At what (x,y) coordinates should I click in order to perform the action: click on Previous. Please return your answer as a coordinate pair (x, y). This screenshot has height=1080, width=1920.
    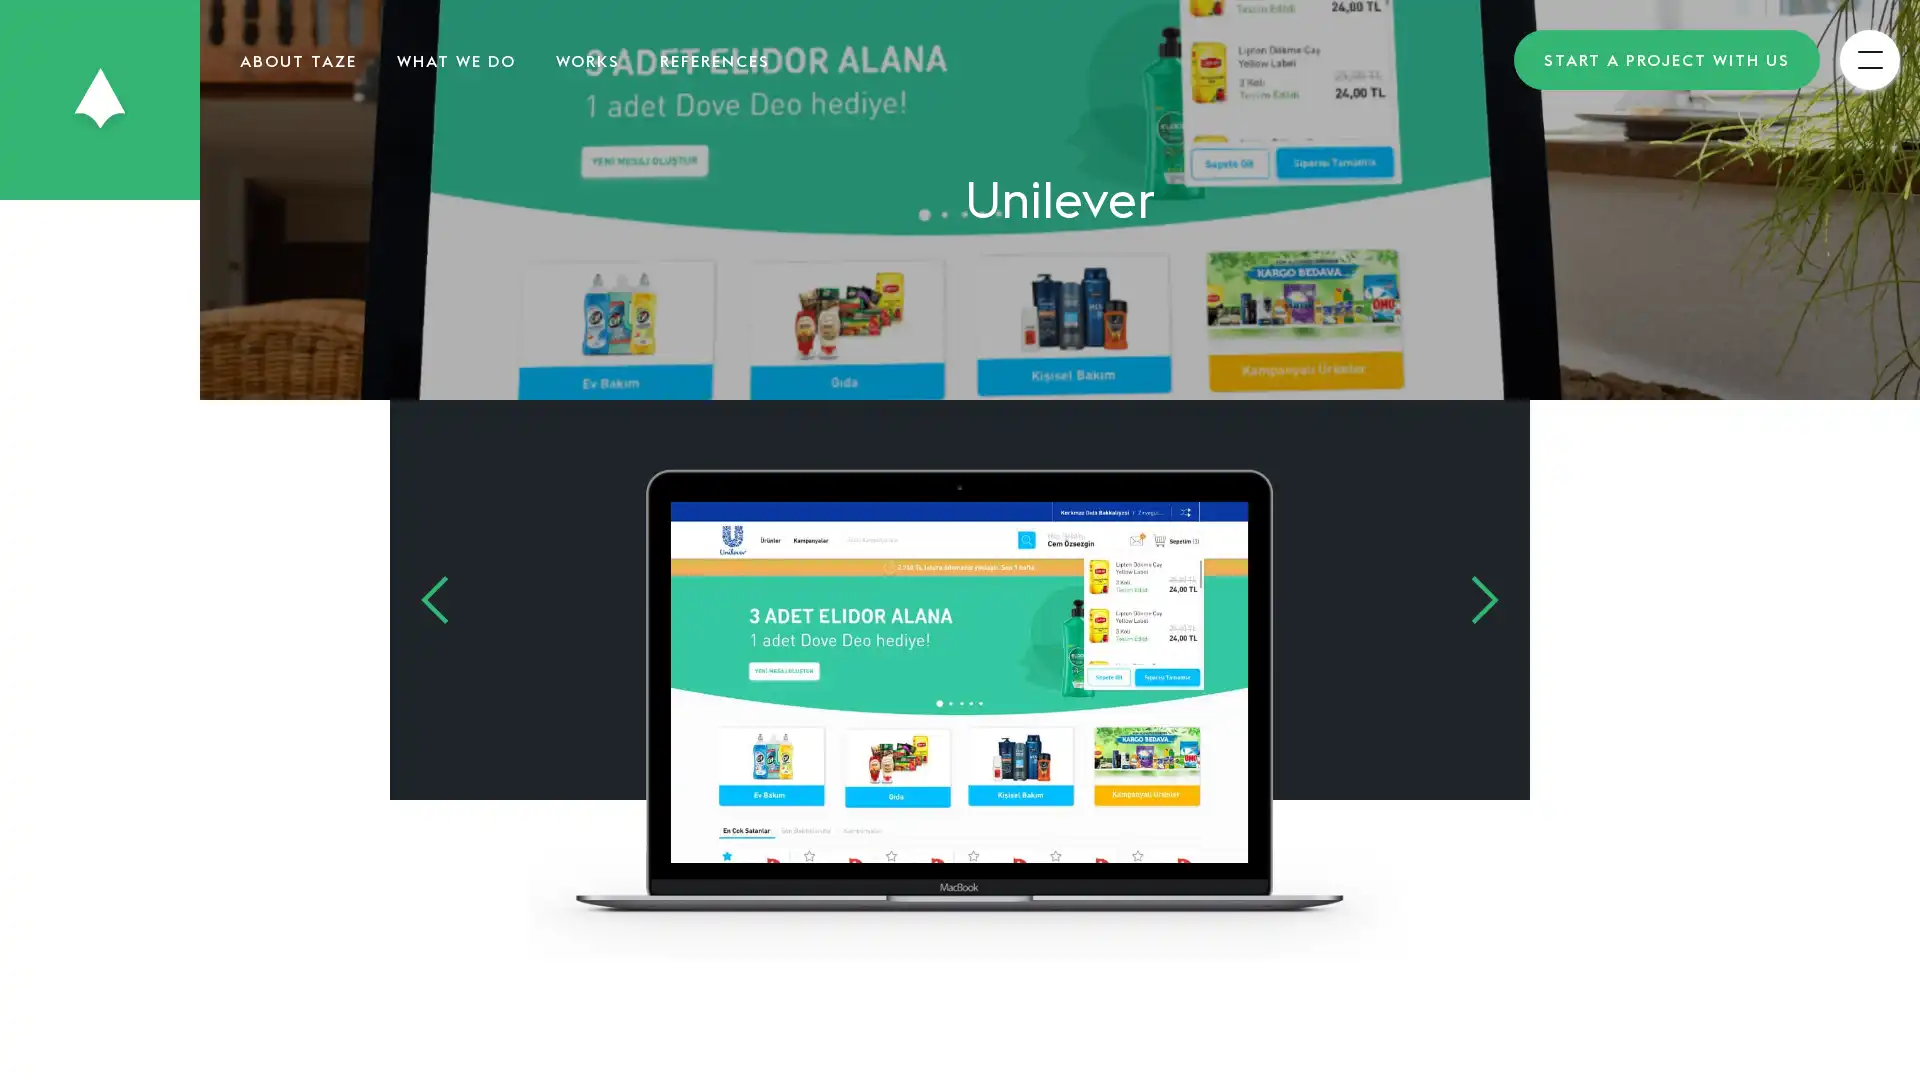
    Looking at the image, I should click on (434, 599).